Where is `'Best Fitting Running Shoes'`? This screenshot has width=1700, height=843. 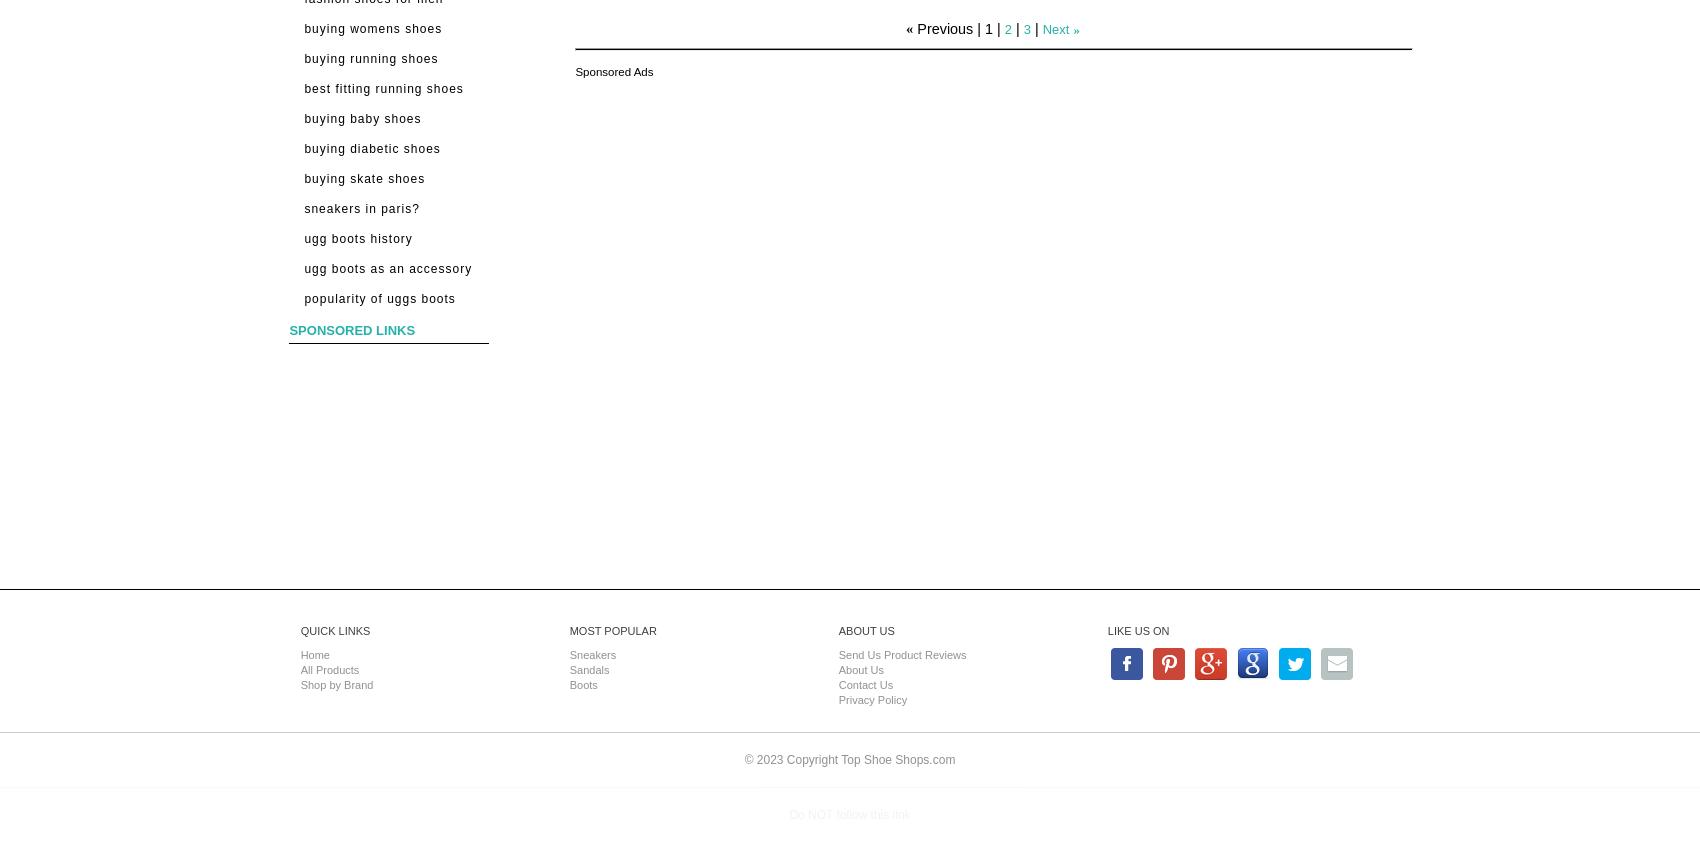
'Best Fitting Running Shoes' is located at coordinates (382, 88).